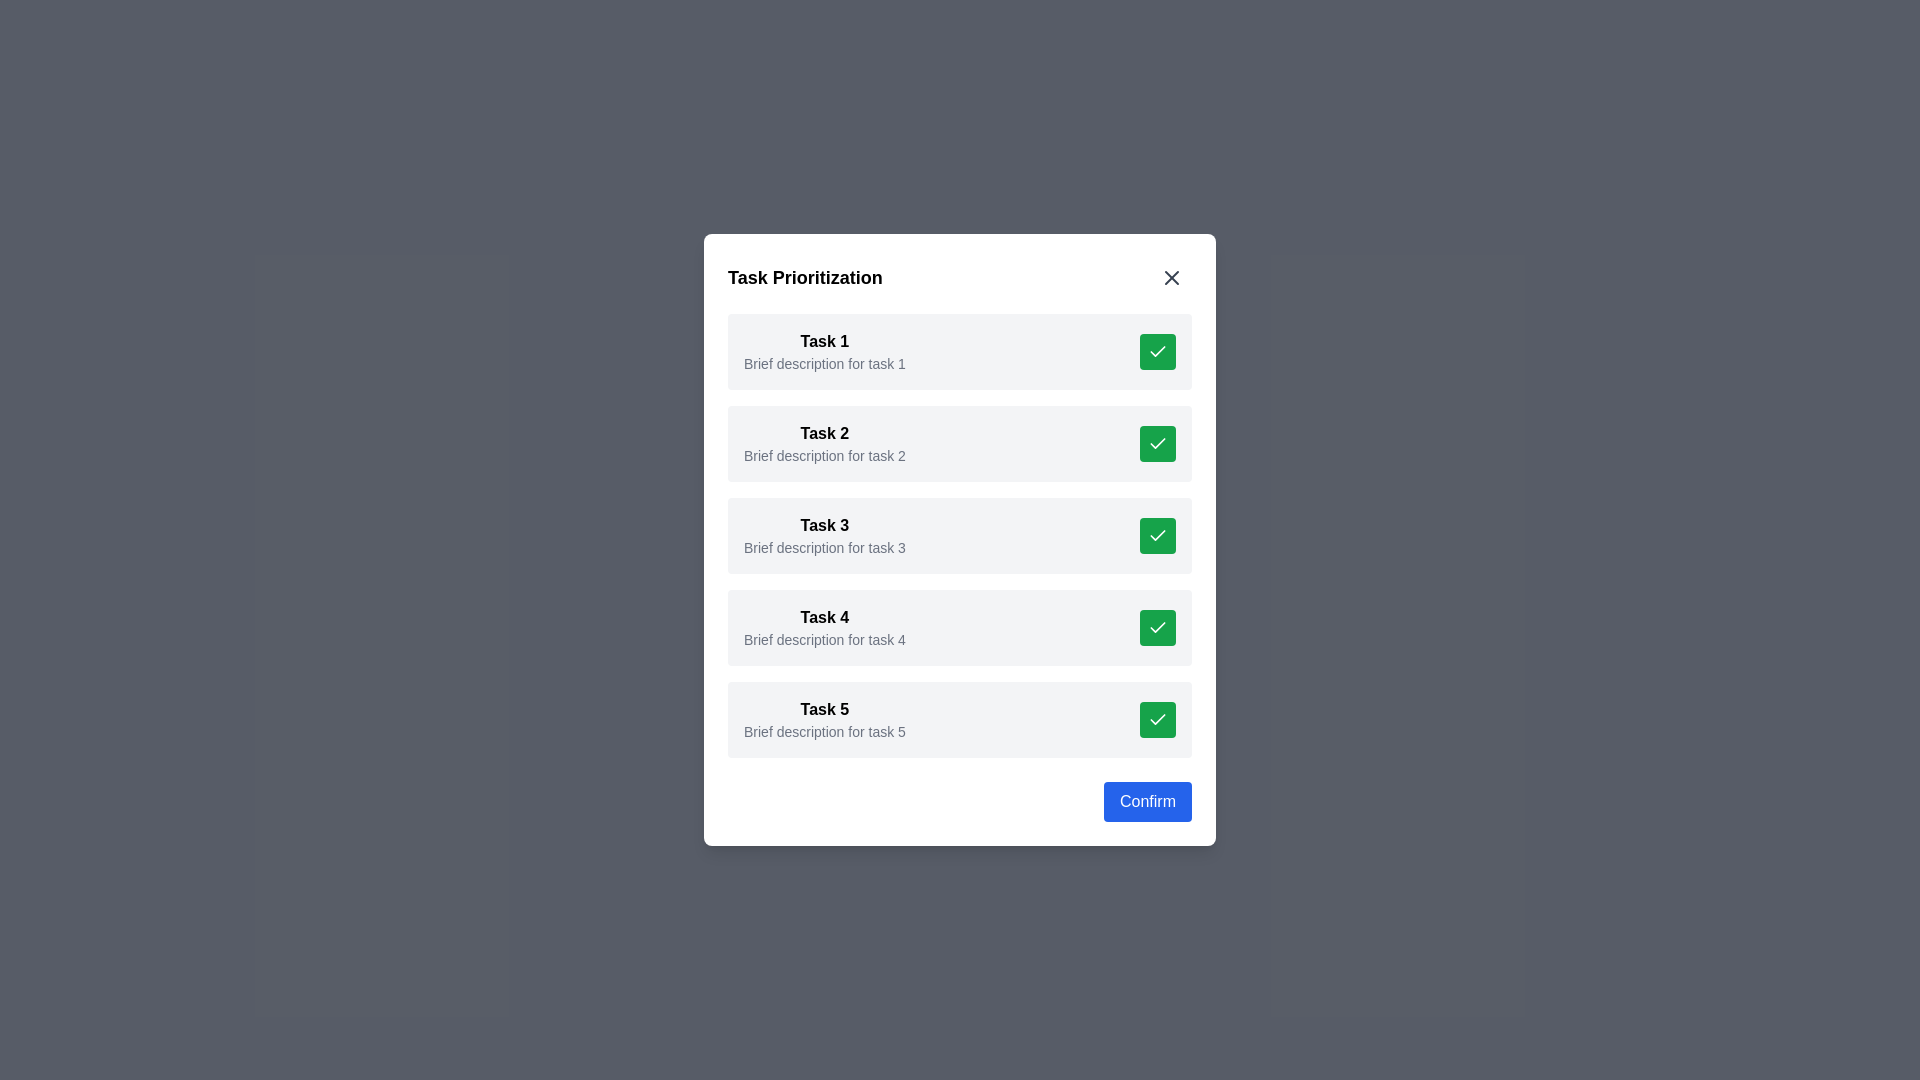 The image size is (1920, 1080). What do you see at coordinates (1147, 801) in the screenshot?
I see `the rectangular blue 'Confirm' button with rounded corners at the bottom right of the modal to confirm the action` at bounding box center [1147, 801].